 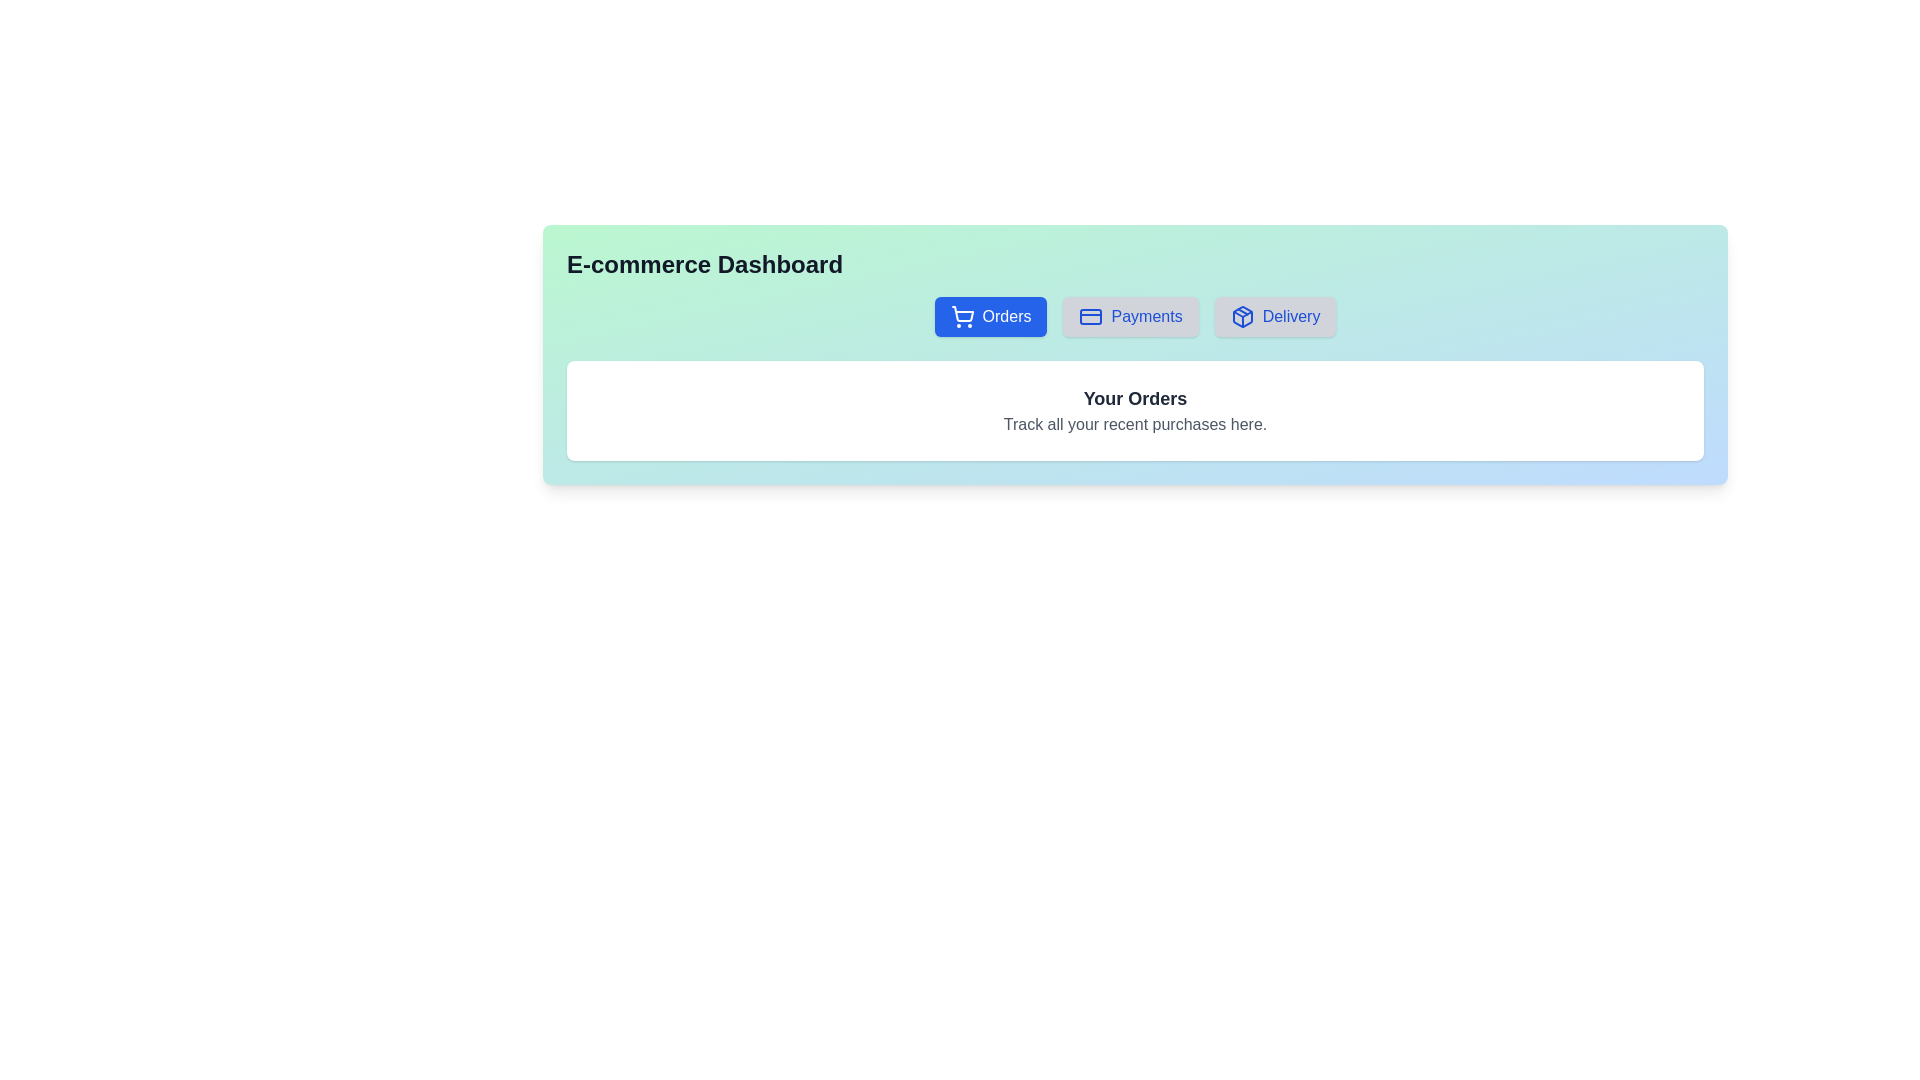 I want to click on the 'Your Orders' text label, which serves as a title indicating the user's order section within the application, so click(x=1135, y=398).